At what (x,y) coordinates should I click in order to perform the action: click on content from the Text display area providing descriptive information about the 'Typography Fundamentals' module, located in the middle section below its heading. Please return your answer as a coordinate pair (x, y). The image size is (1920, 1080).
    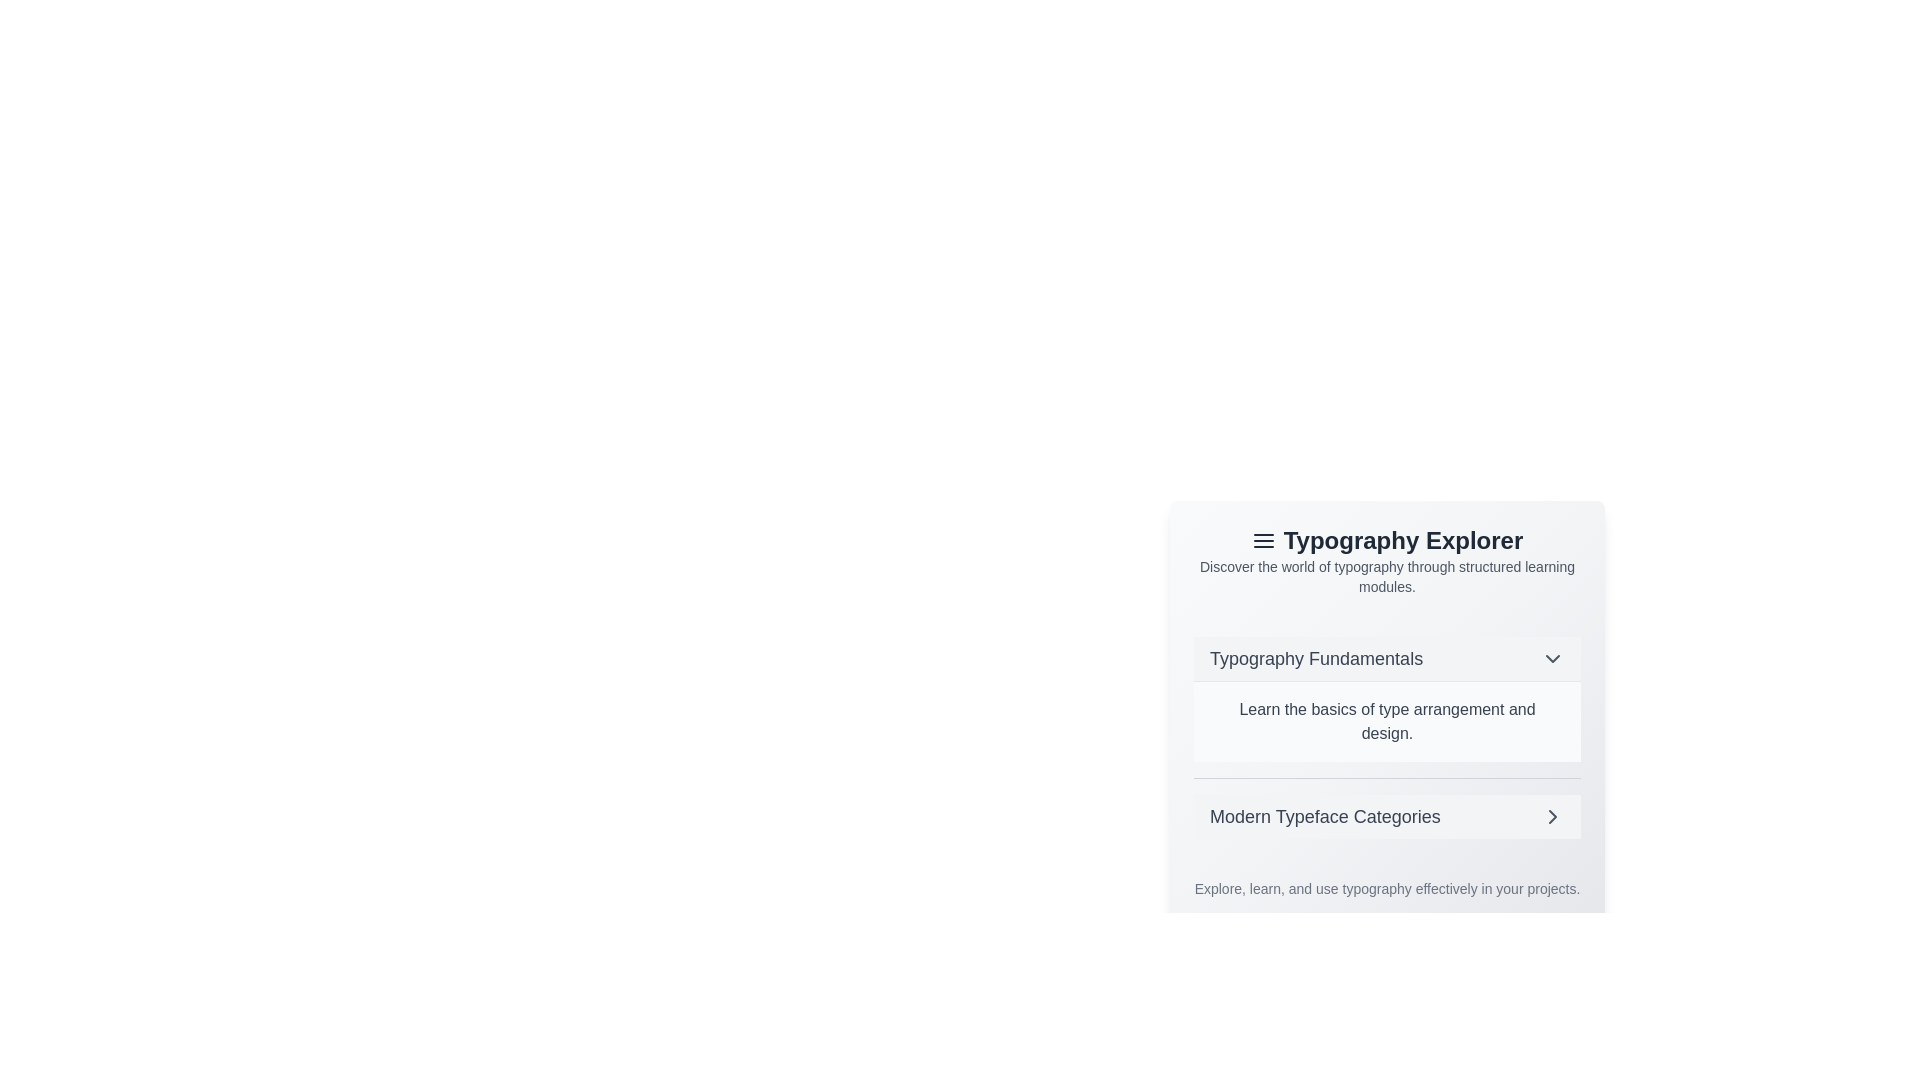
    Looking at the image, I should click on (1386, 693).